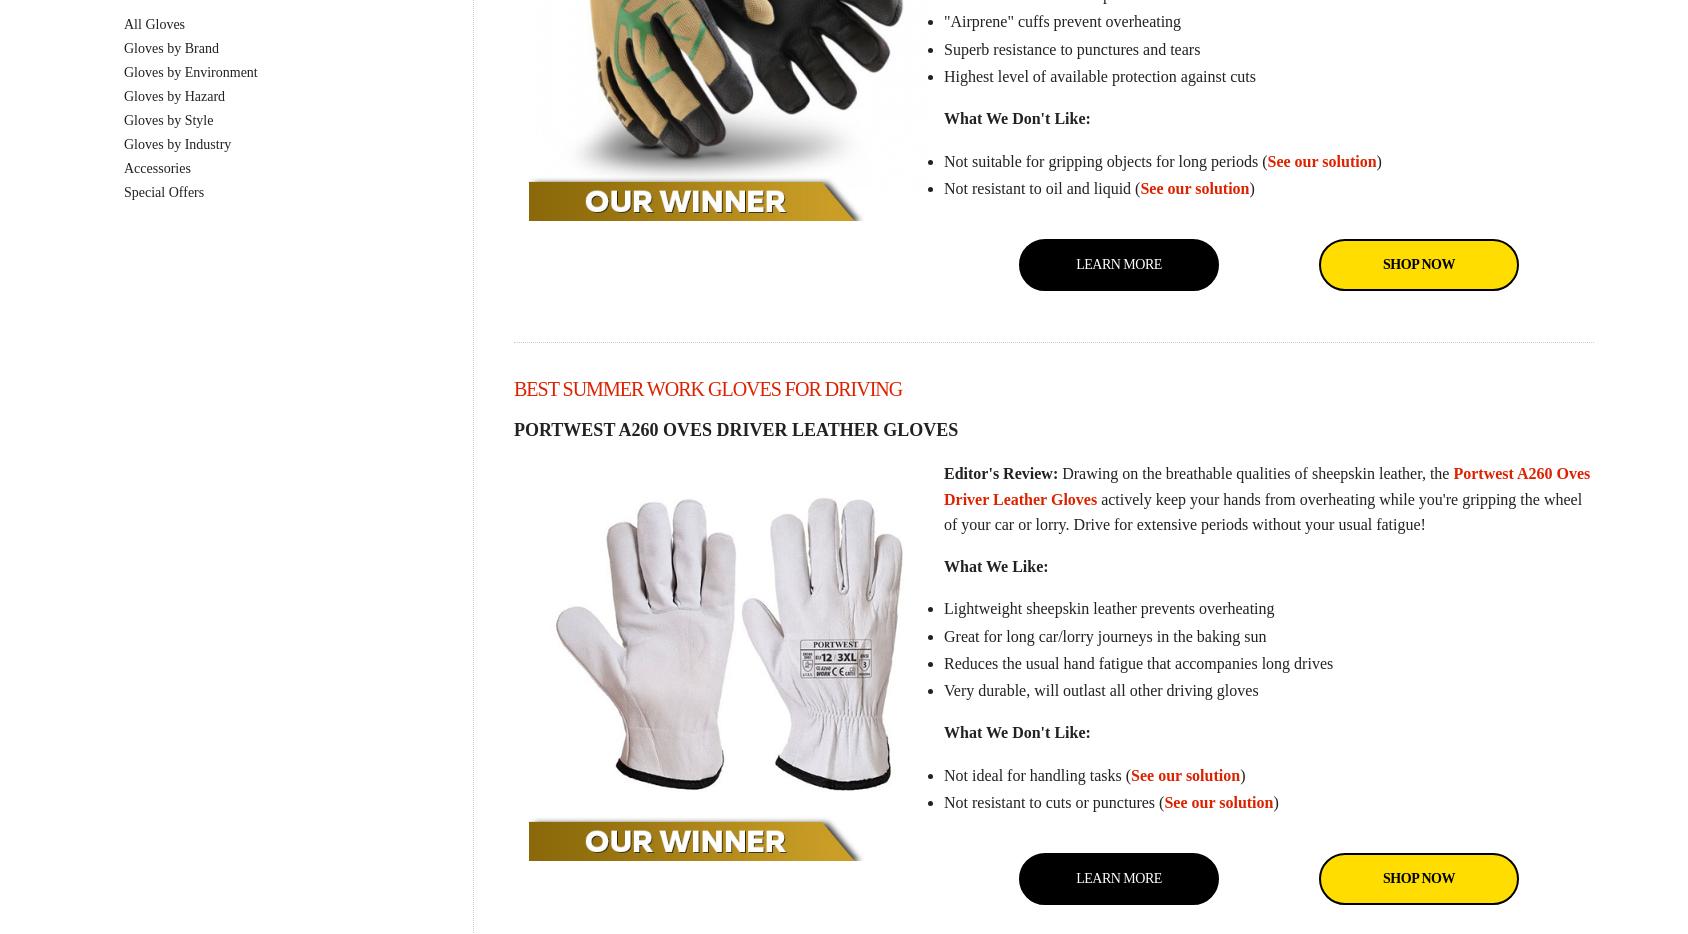 This screenshot has height=934, width=1688. Describe the element at coordinates (1108, 608) in the screenshot. I see `'Lightweight sheepskin leather prevents overheating'` at that location.